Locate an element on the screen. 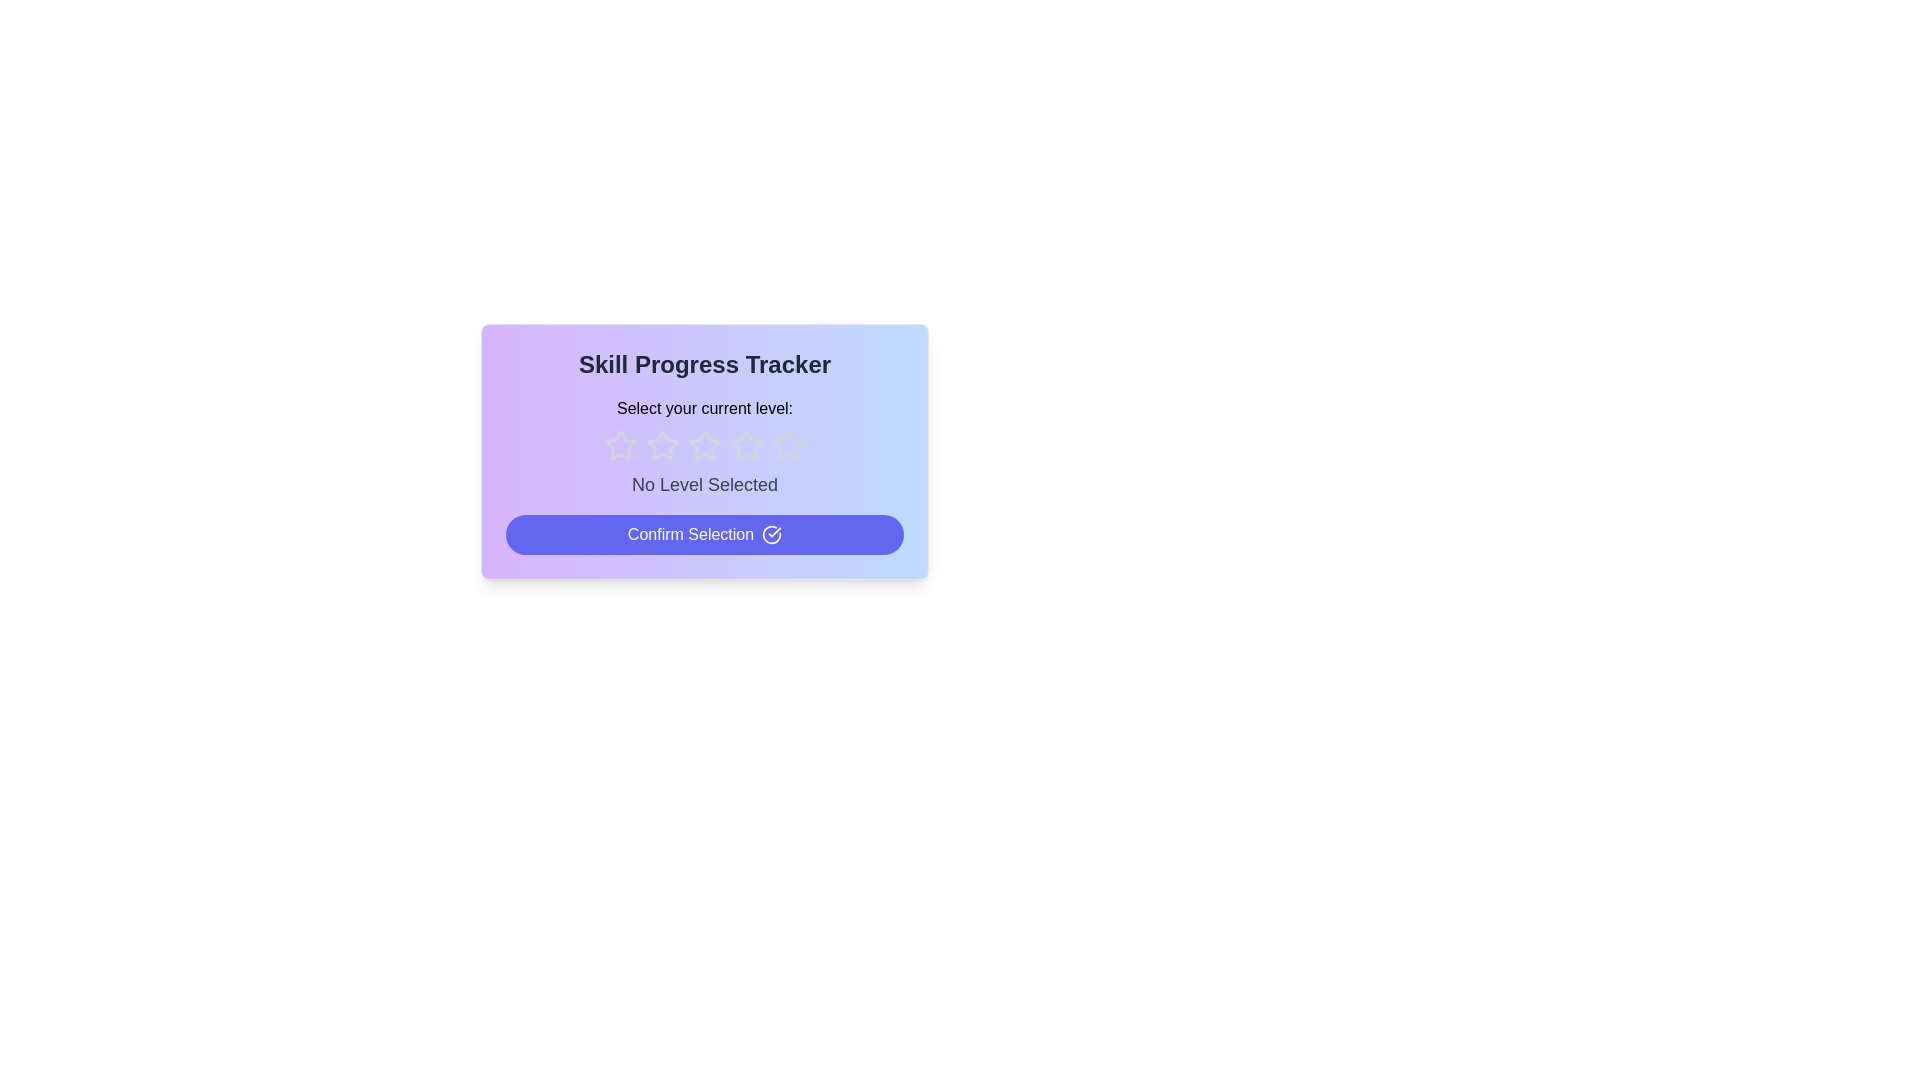 The width and height of the screenshot is (1920, 1080). the star corresponding to 3 to preview the rating is located at coordinates (705, 445).